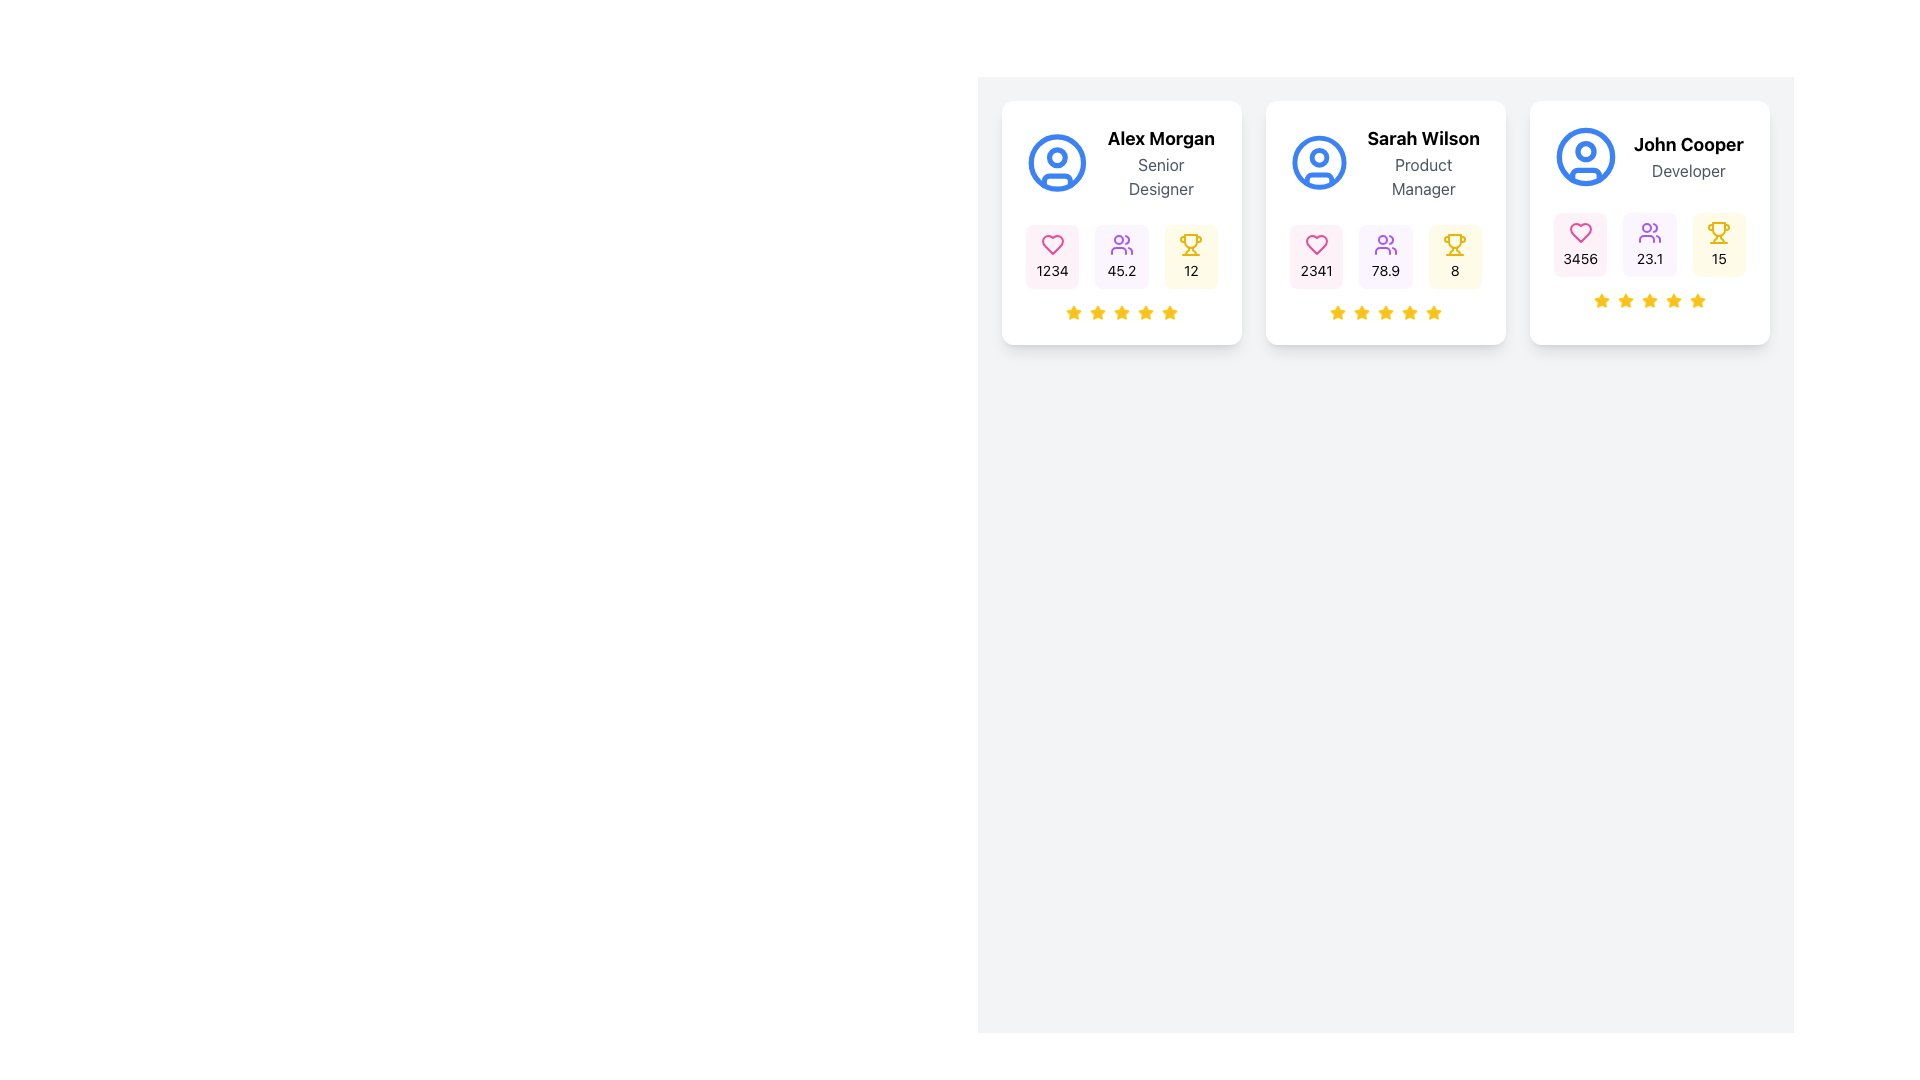  I want to click on rating stars element located at the bottom of the card labeled 'Sarah Wilson, Product Manager', which visually represents a user rating or score, so click(1385, 312).